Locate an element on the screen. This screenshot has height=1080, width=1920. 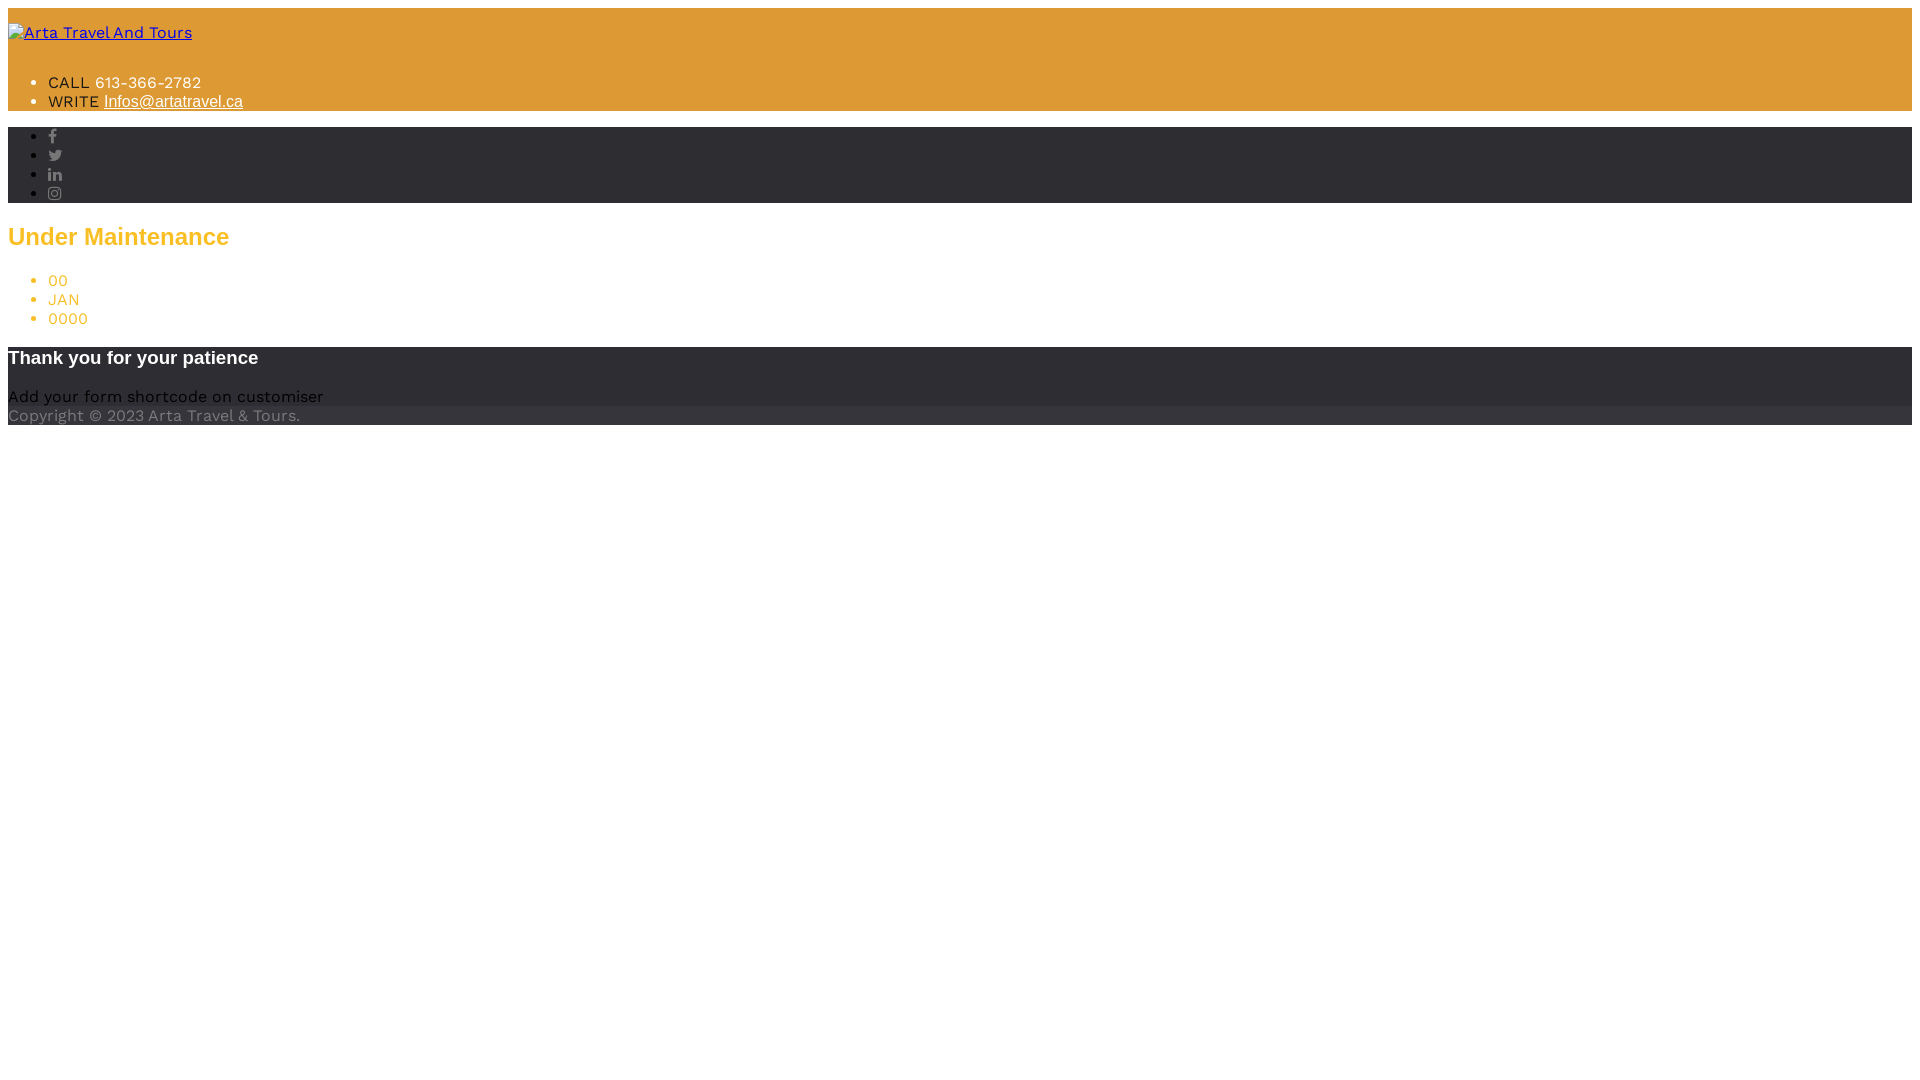
'Instagram' is located at coordinates (54, 193).